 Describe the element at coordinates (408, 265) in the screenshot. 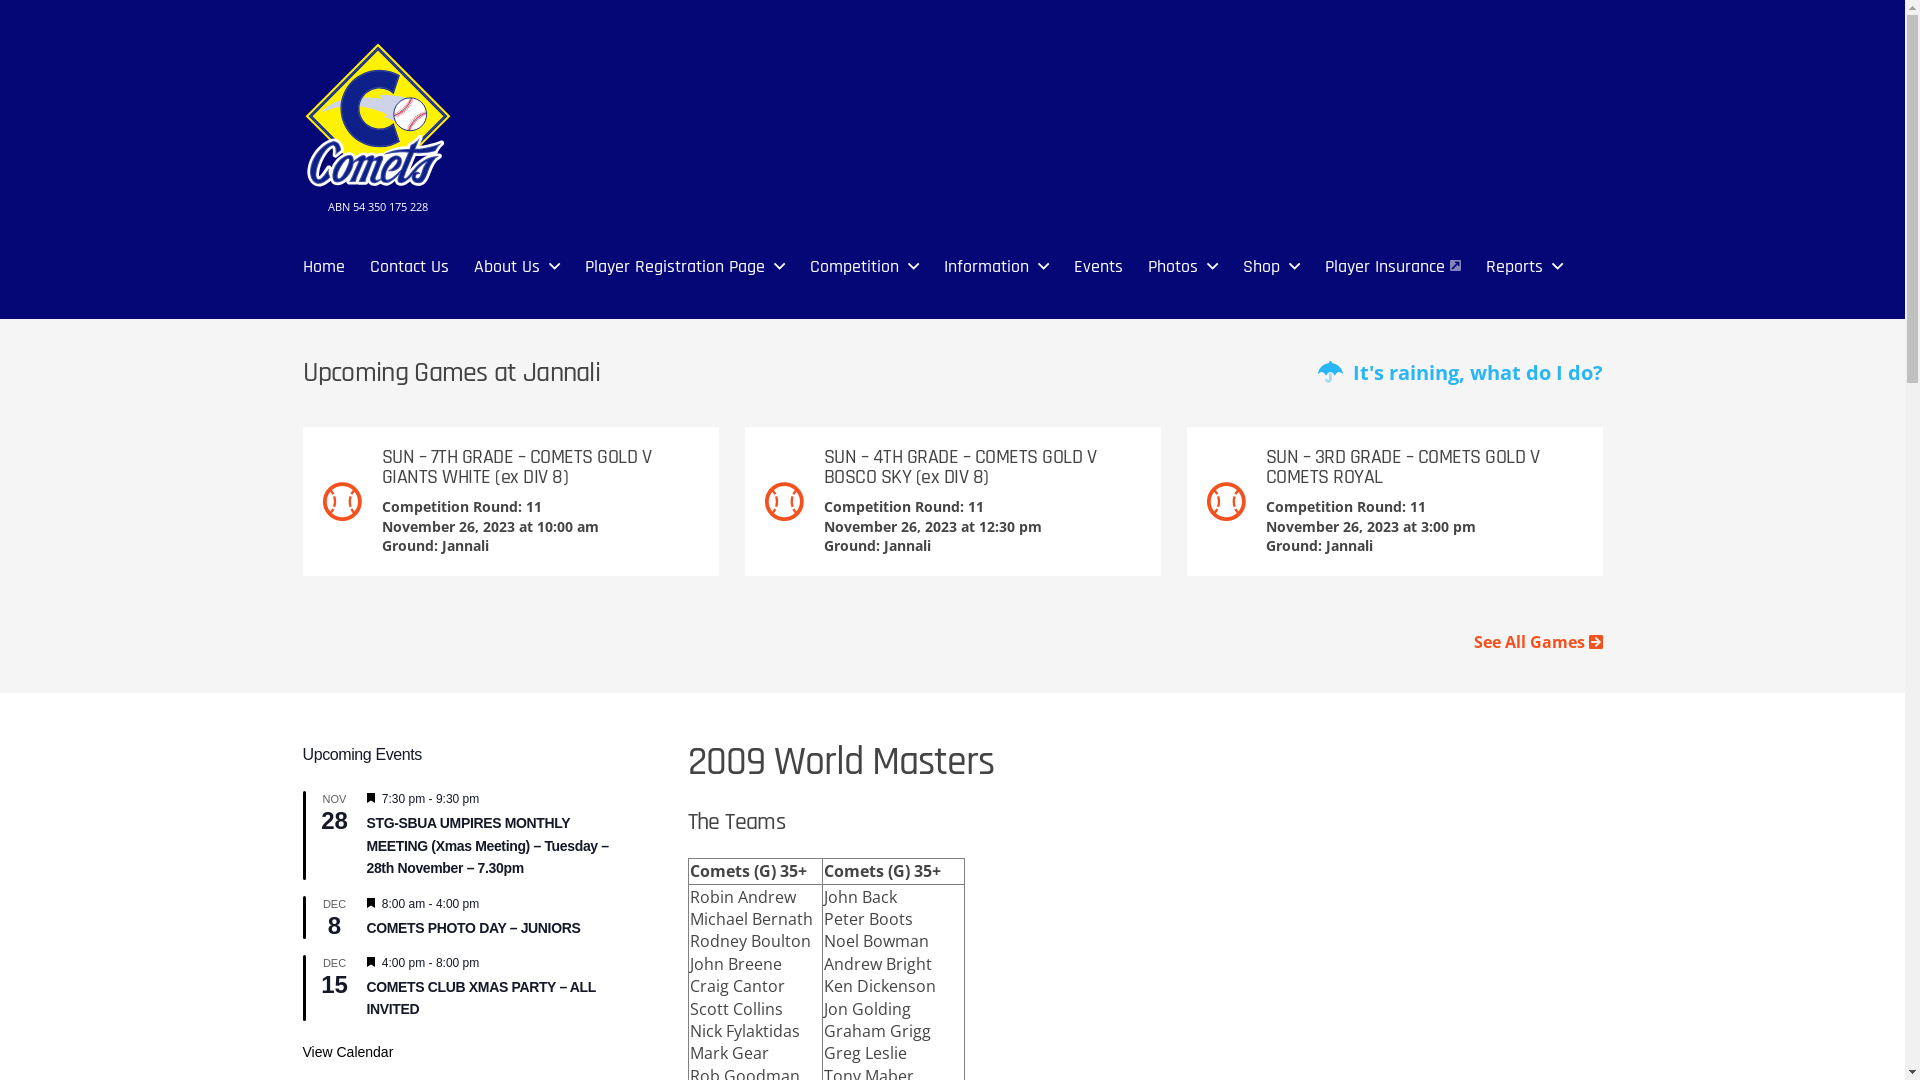

I see `'Contact Us'` at that location.